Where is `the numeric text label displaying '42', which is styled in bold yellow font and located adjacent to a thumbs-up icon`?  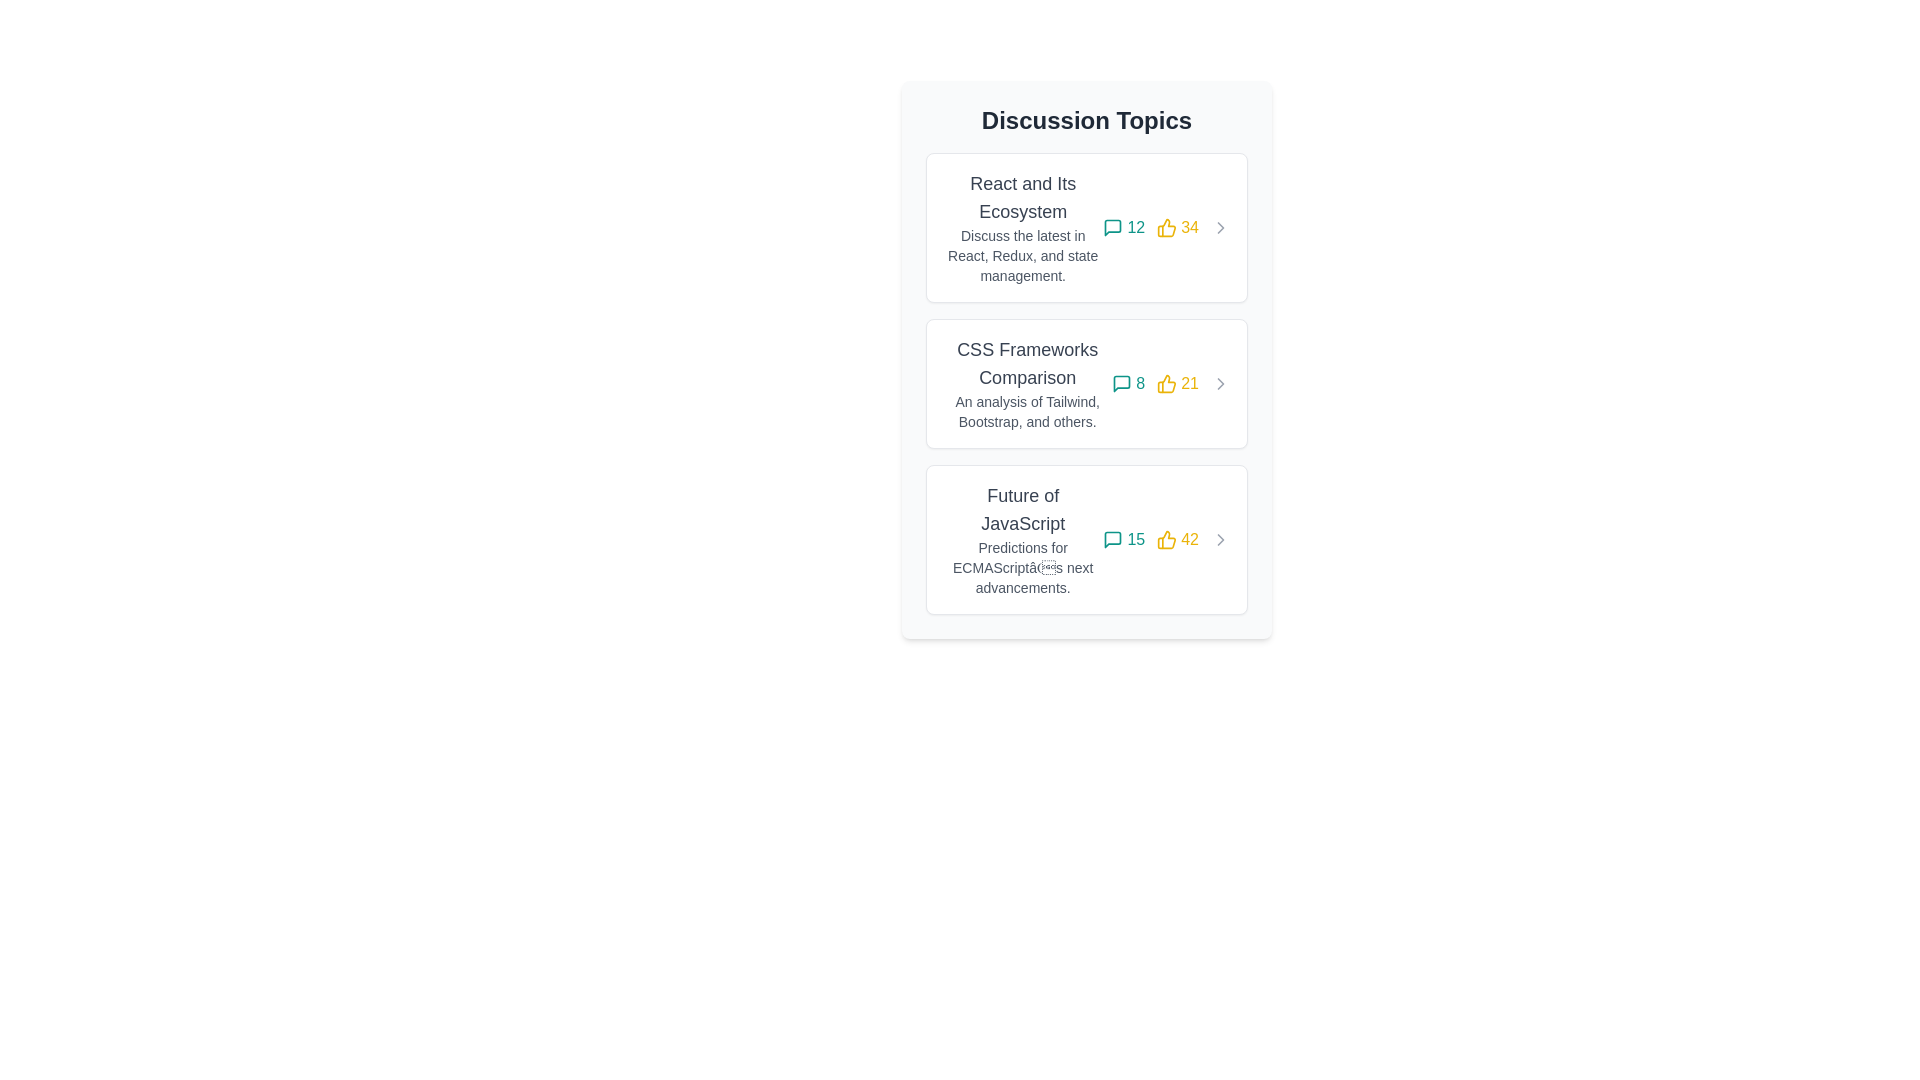 the numeric text label displaying '42', which is styled in bold yellow font and located adjacent to a thumbs-up icon is located at coordinates (1190, 540).